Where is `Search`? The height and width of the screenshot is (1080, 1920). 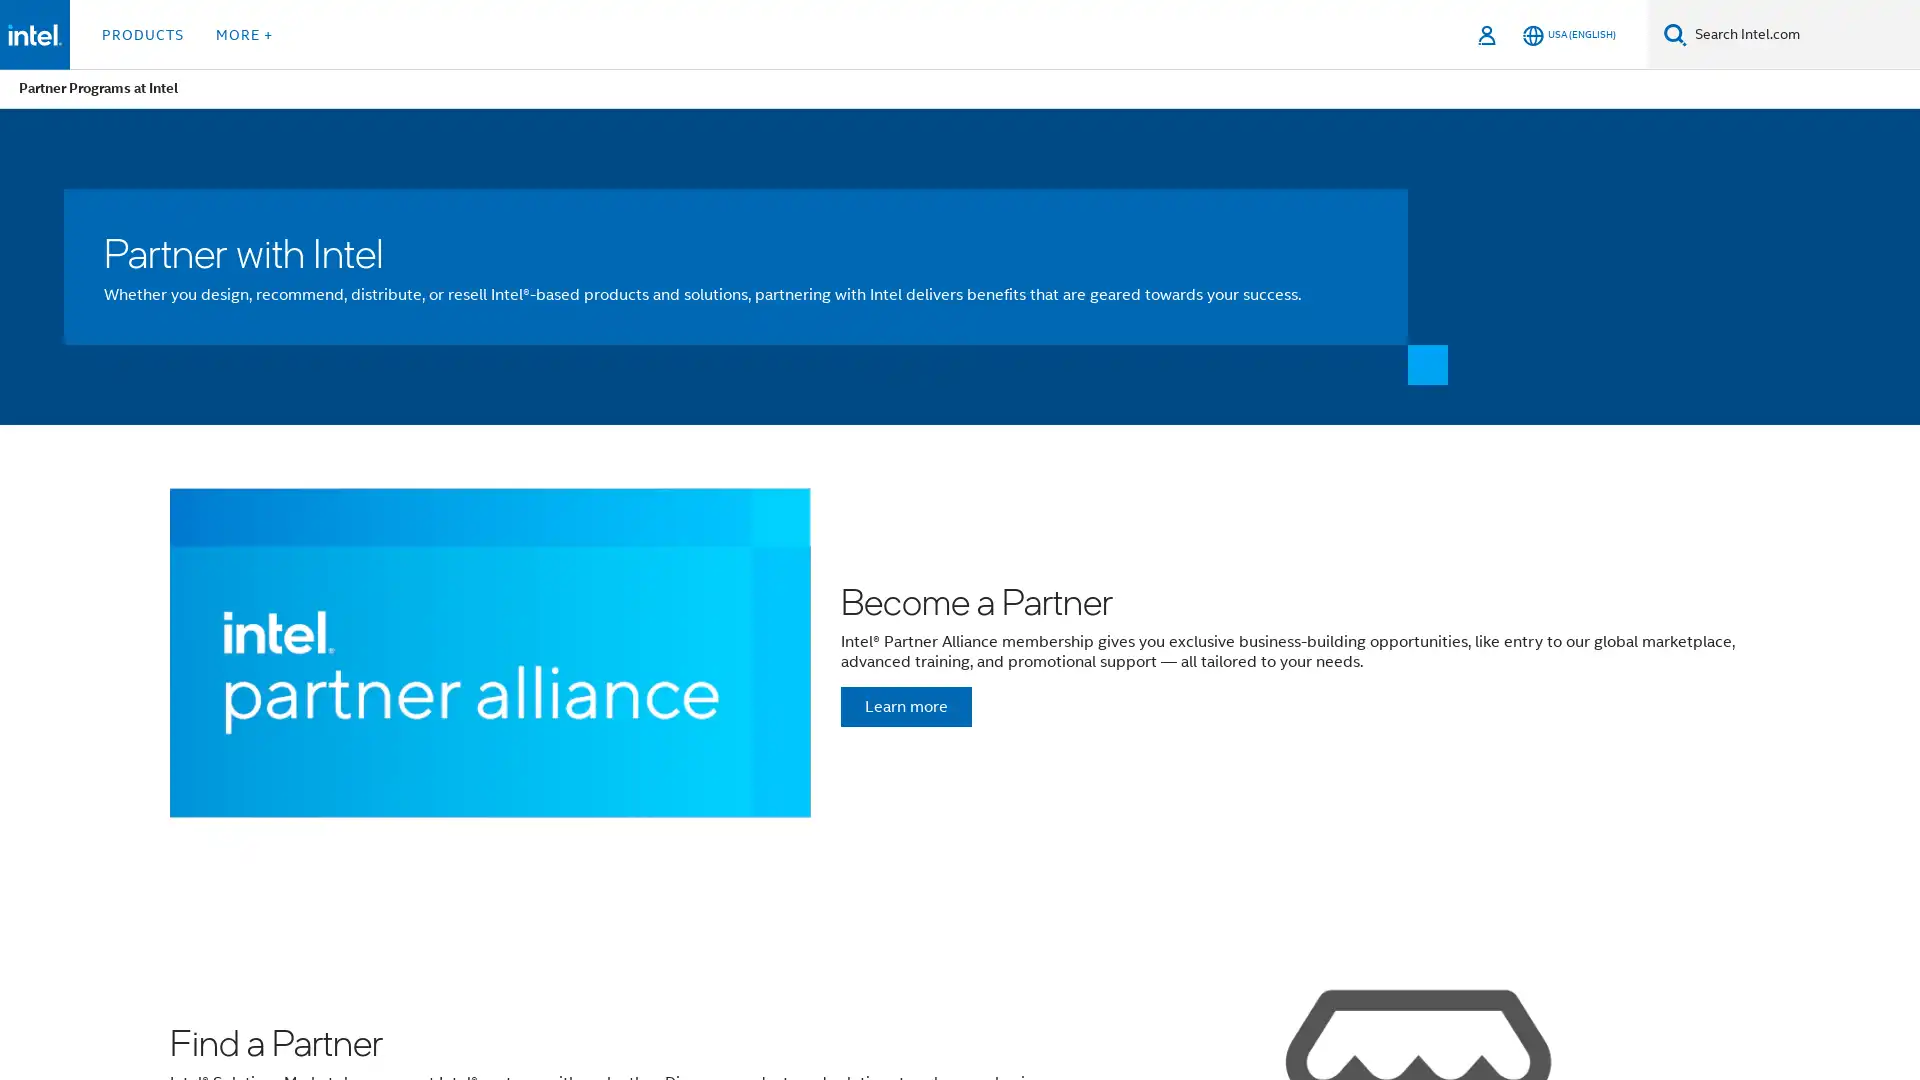 Search is located at coordinates (1675, 34).